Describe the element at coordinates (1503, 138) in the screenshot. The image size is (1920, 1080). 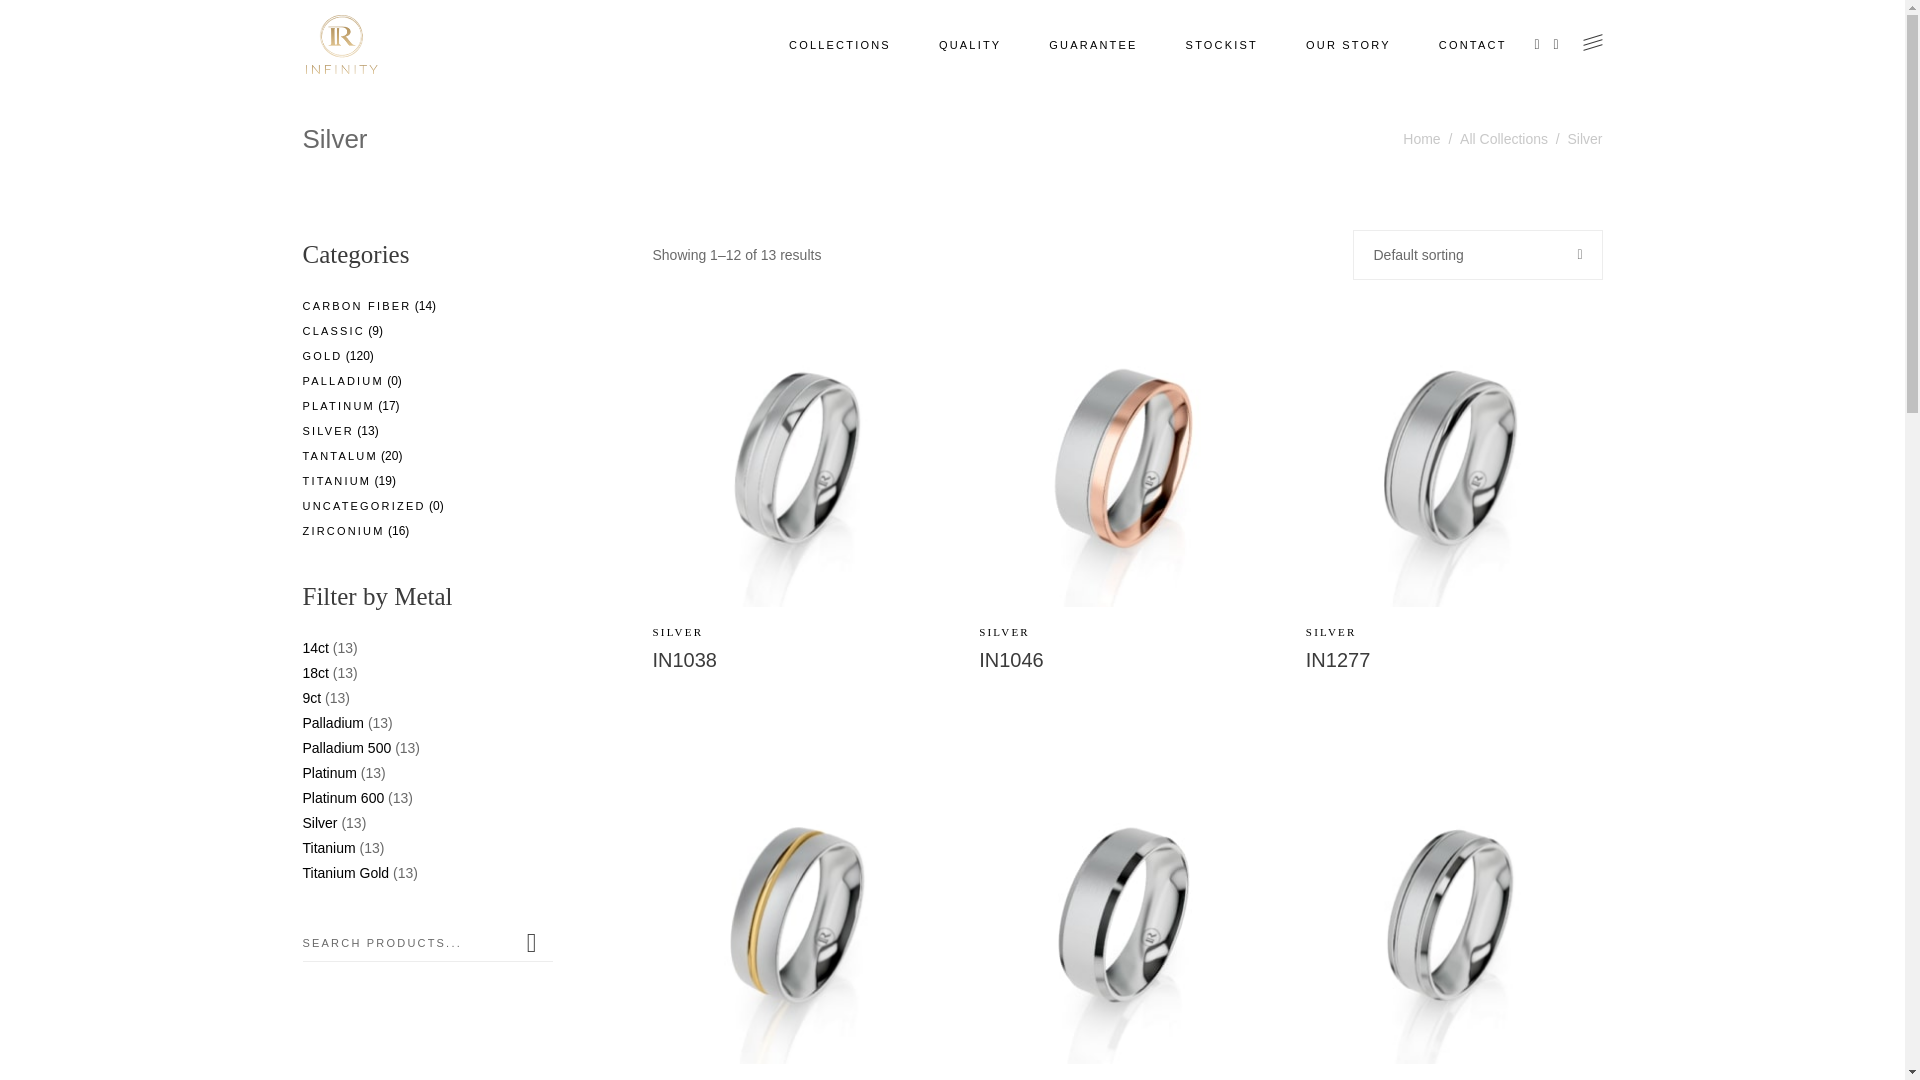
I see `'All Collections'` at that location.